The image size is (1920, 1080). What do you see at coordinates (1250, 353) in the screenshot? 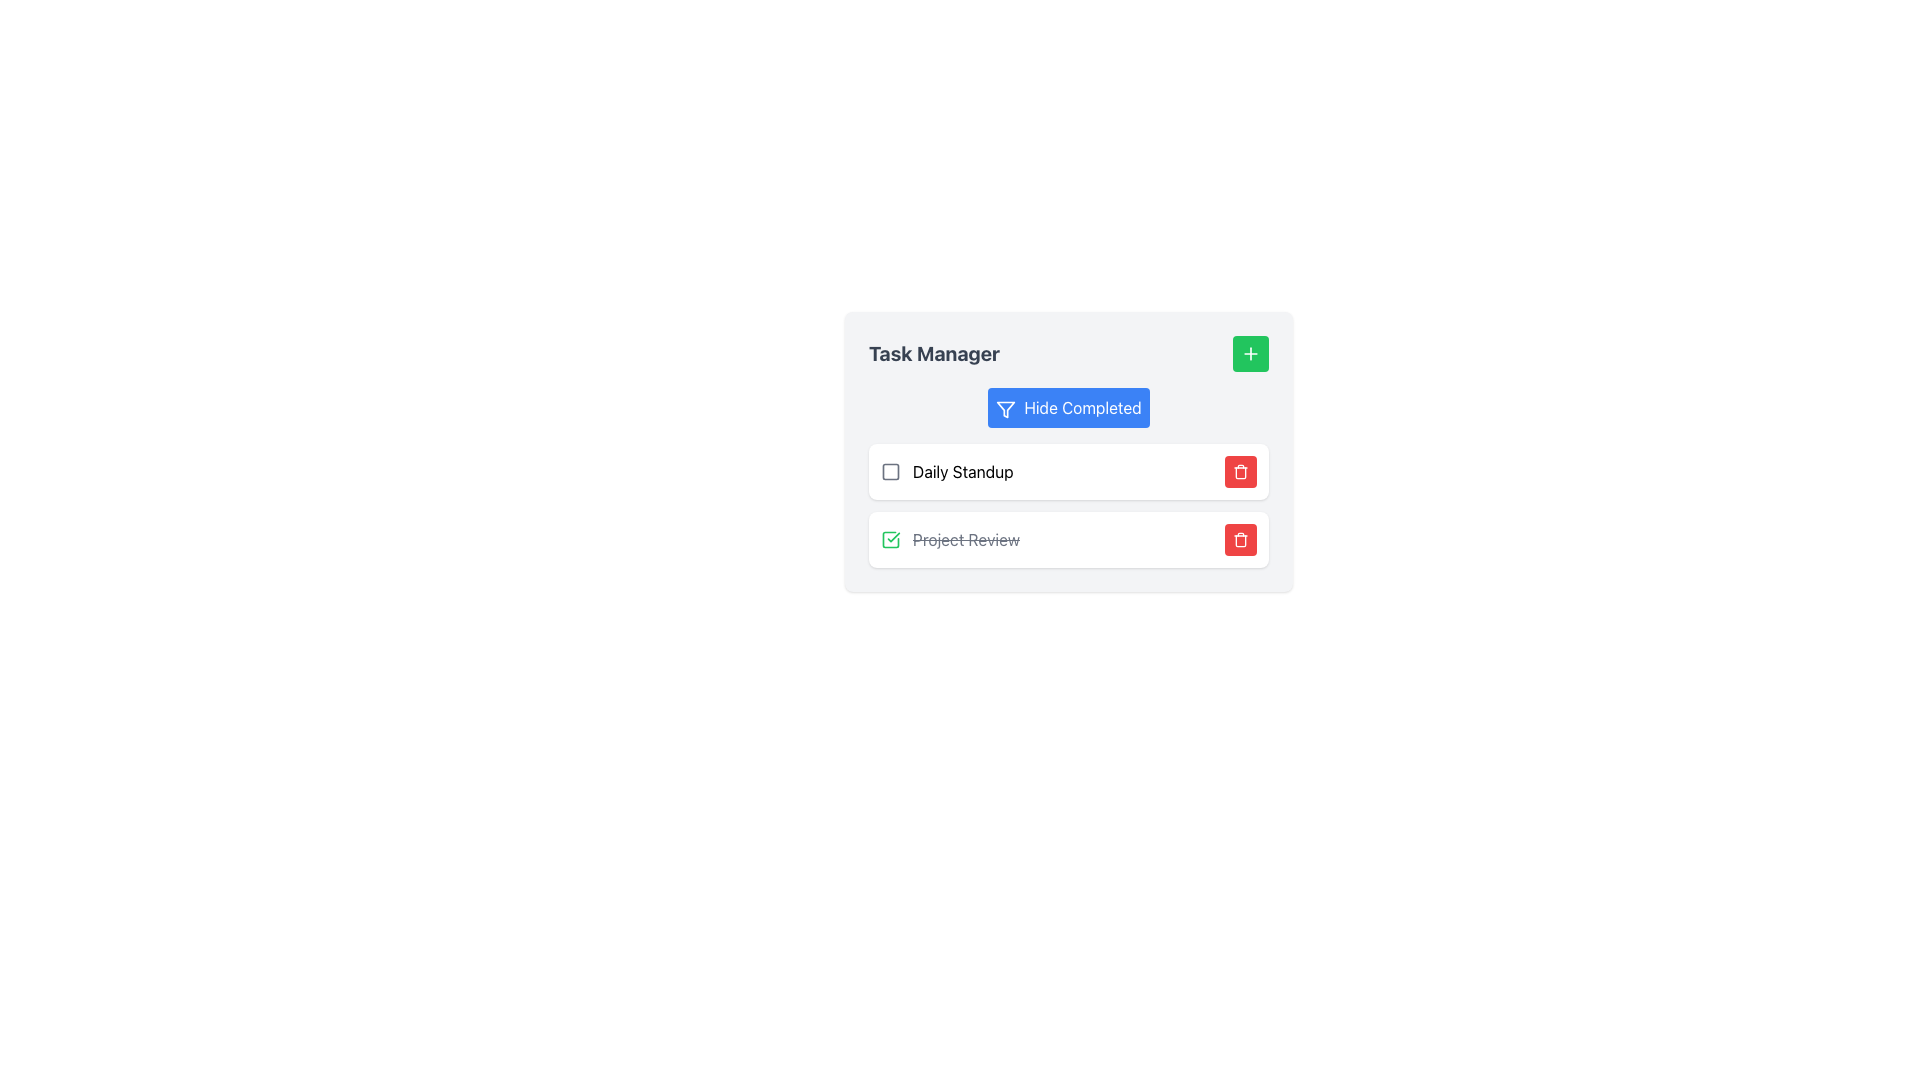
I see `the button located in the top-right corner of the 'Task Manager' section` at bounding box center [1250, 353].